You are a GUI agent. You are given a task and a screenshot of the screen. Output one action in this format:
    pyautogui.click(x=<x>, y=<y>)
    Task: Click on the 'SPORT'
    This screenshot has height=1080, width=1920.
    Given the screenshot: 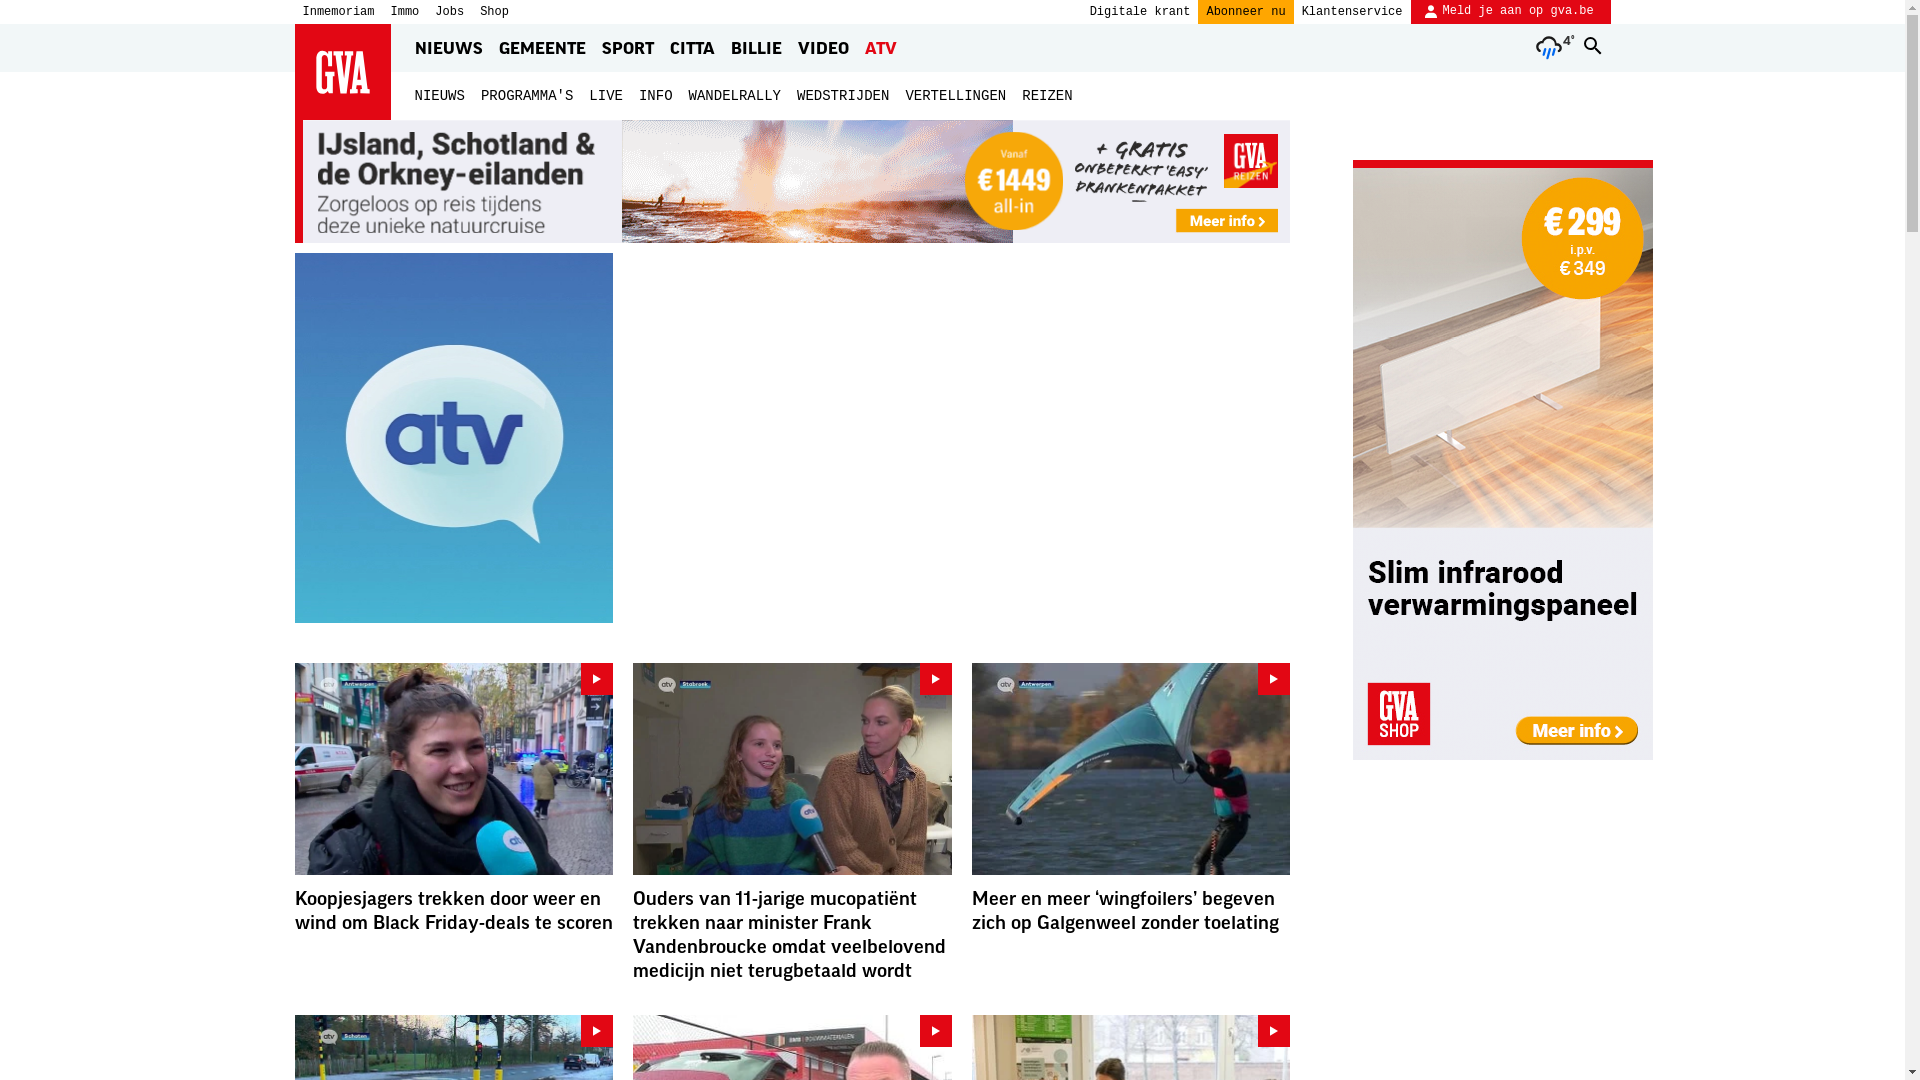 What is the action you would take?
    pyautogui.click(x=627, y=46)
    